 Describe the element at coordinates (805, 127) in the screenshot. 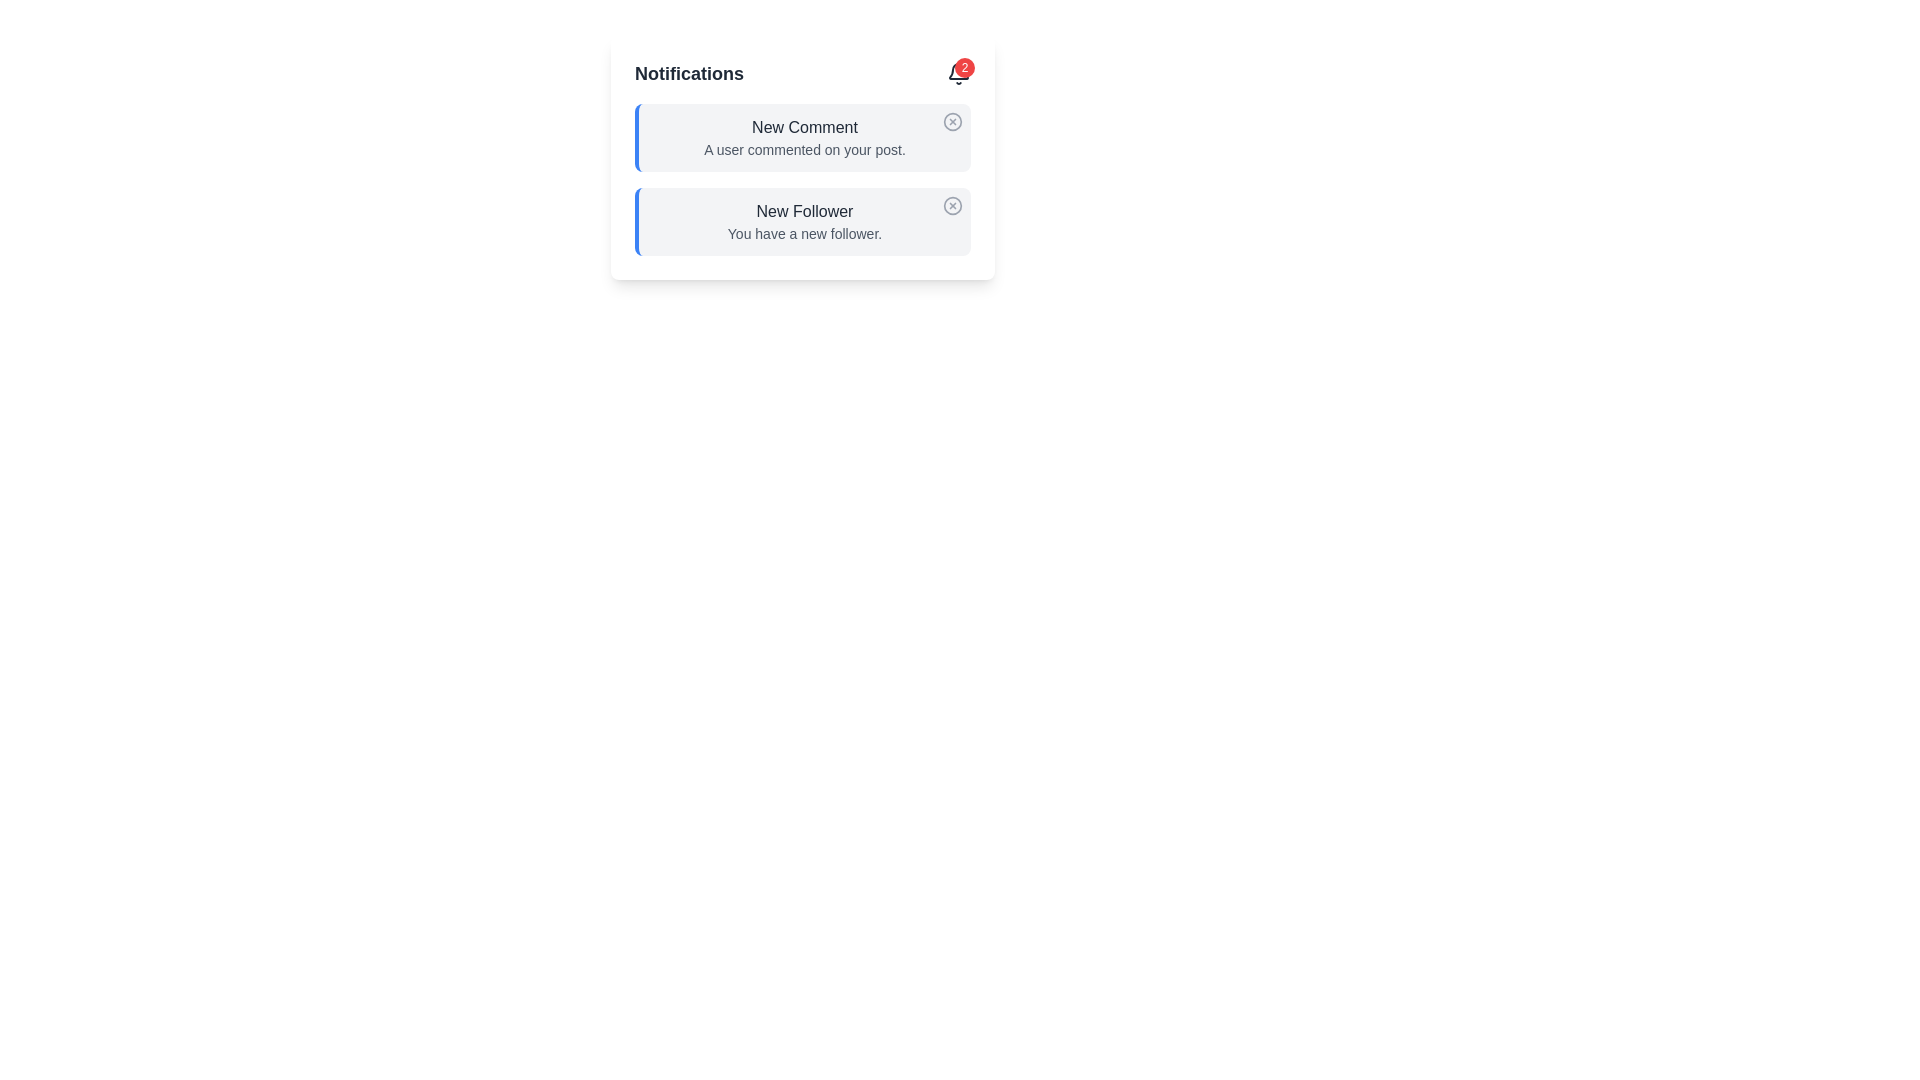

I see `the 'New Comment' textual label located at the top left of the notification card, which is styled with a medium font weight and dark gray color` at that location.